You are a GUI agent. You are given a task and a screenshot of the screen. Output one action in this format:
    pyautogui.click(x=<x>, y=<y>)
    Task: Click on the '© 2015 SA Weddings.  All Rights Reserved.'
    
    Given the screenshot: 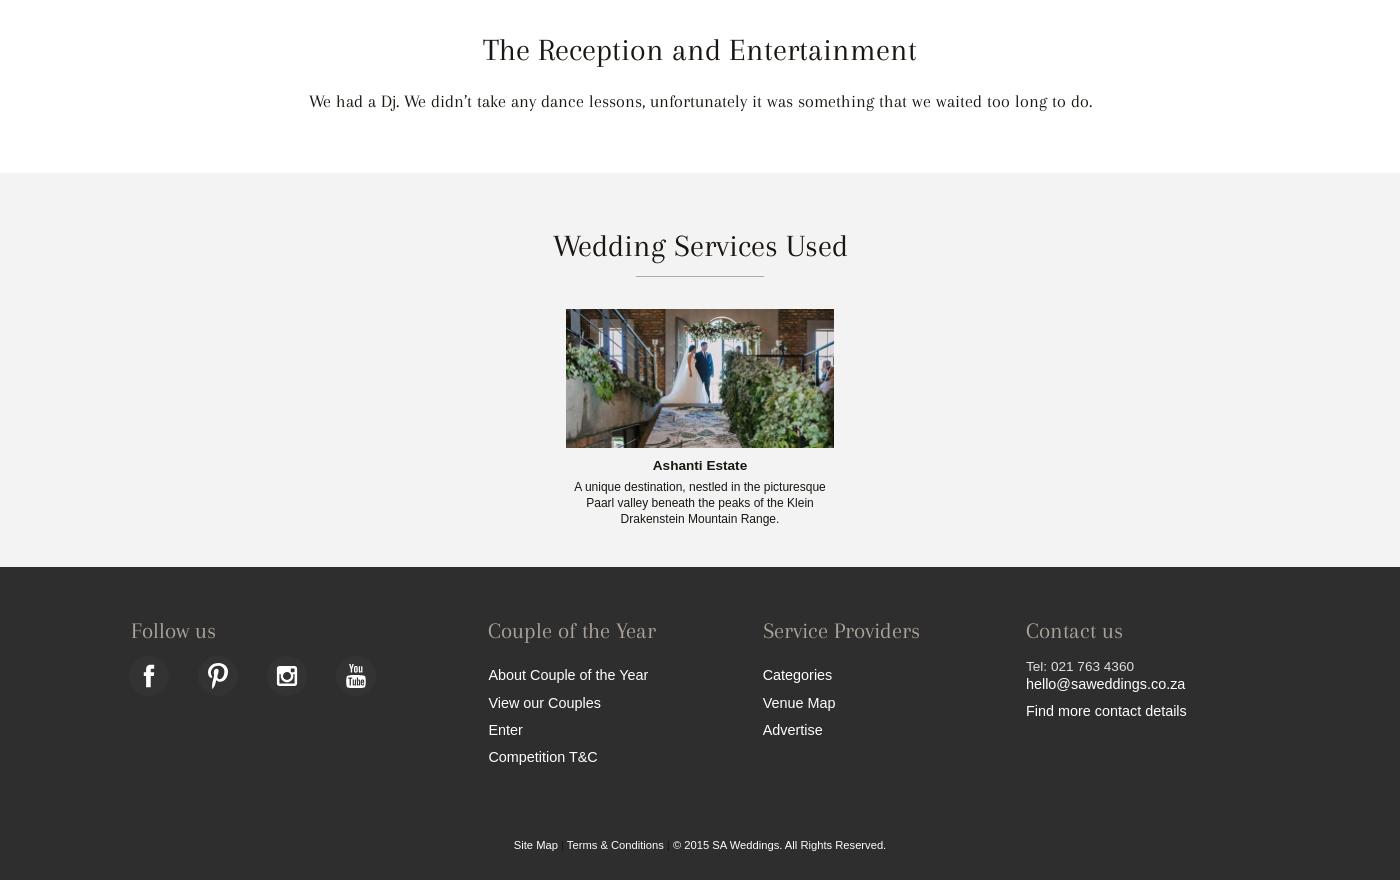 What is the action you would take?
    pyautogui.click(x=778, y=844)
    